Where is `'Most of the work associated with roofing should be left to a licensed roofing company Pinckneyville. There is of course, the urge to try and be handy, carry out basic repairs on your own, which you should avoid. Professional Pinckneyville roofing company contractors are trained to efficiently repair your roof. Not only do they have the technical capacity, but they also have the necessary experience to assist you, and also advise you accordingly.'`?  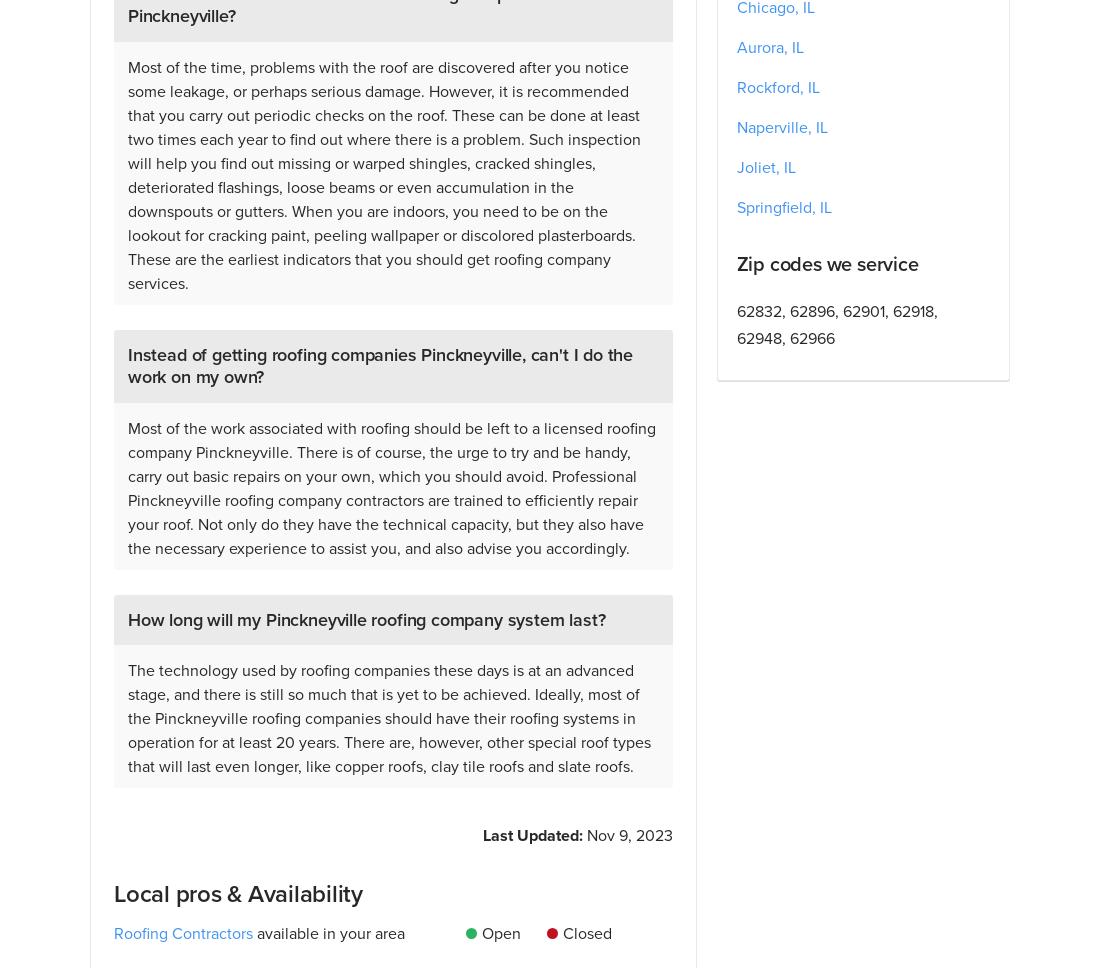 'Most of the work associated with roofing should be left to a licensed roofing company Pinckneyville. There is of course, the urge to try and be handy, carry out basic repairs on your own, which you should avoid. Professional Pinckneyville roofing company contractors are trained to efficiently repair your roof. Not only do they have the technical capacity, but they also have the necessary experience to assist you, and also advise you accordingly.' is located at coordinates (392, 487).